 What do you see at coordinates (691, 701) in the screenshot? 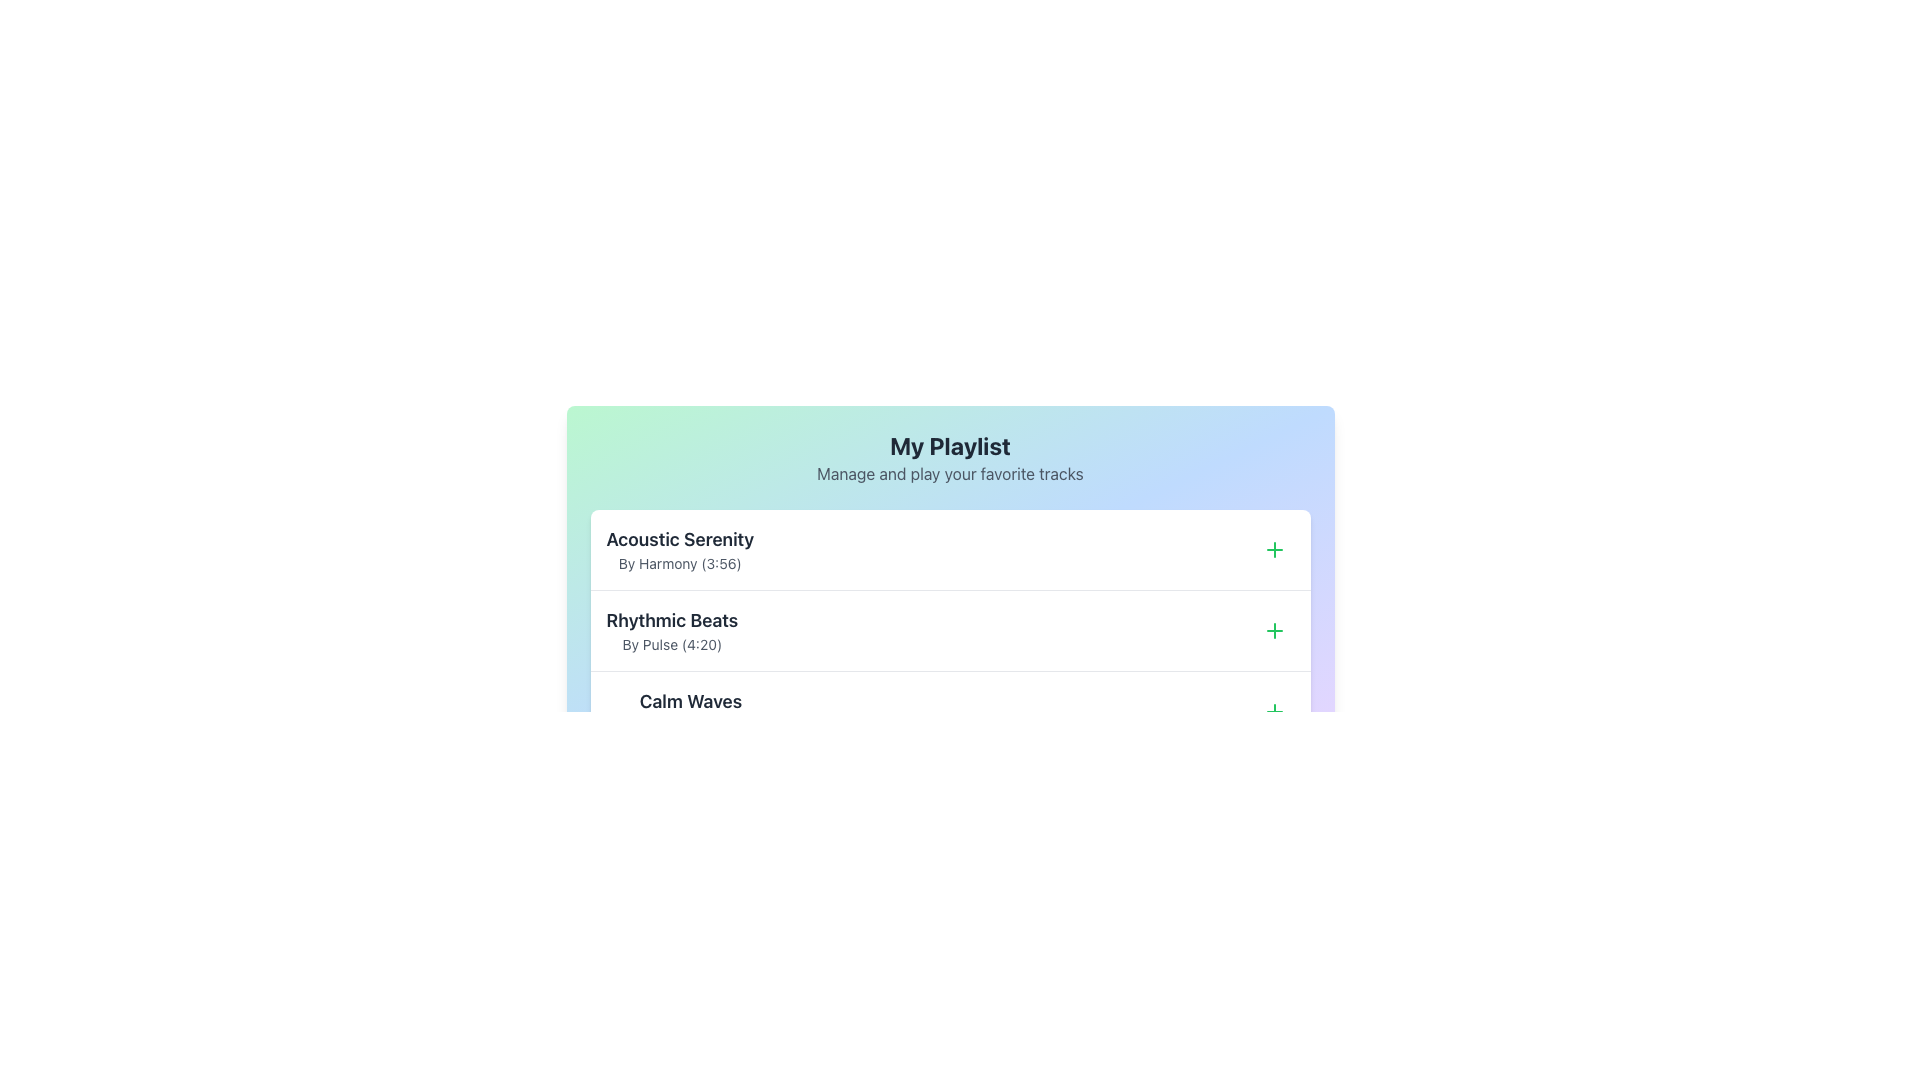
I see `the 'Calm Waves' text label, which serves as the title of the third track in the playlist` at bounding box center [691, 701].